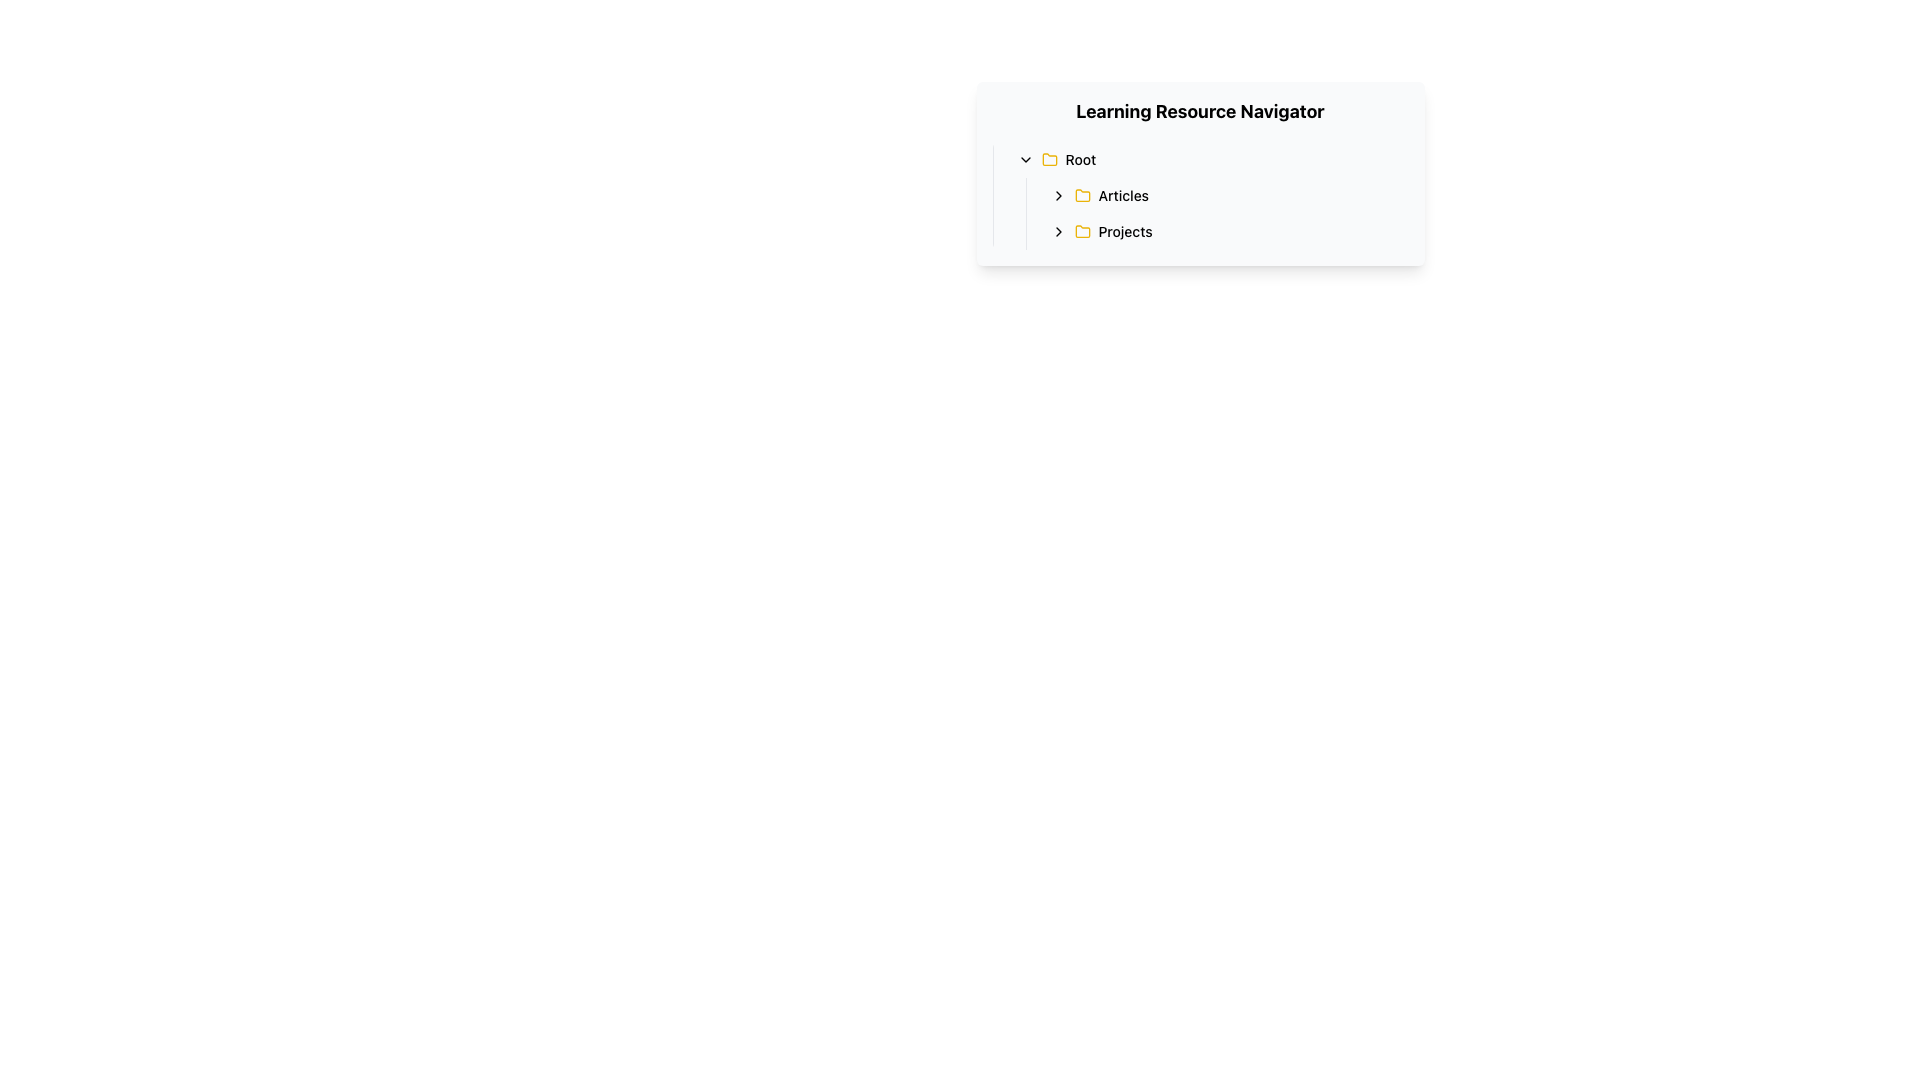  I want to click on the expandable icon located to the immediate left of the 'Projects' item in the navigation panel, so click(1057, 230).